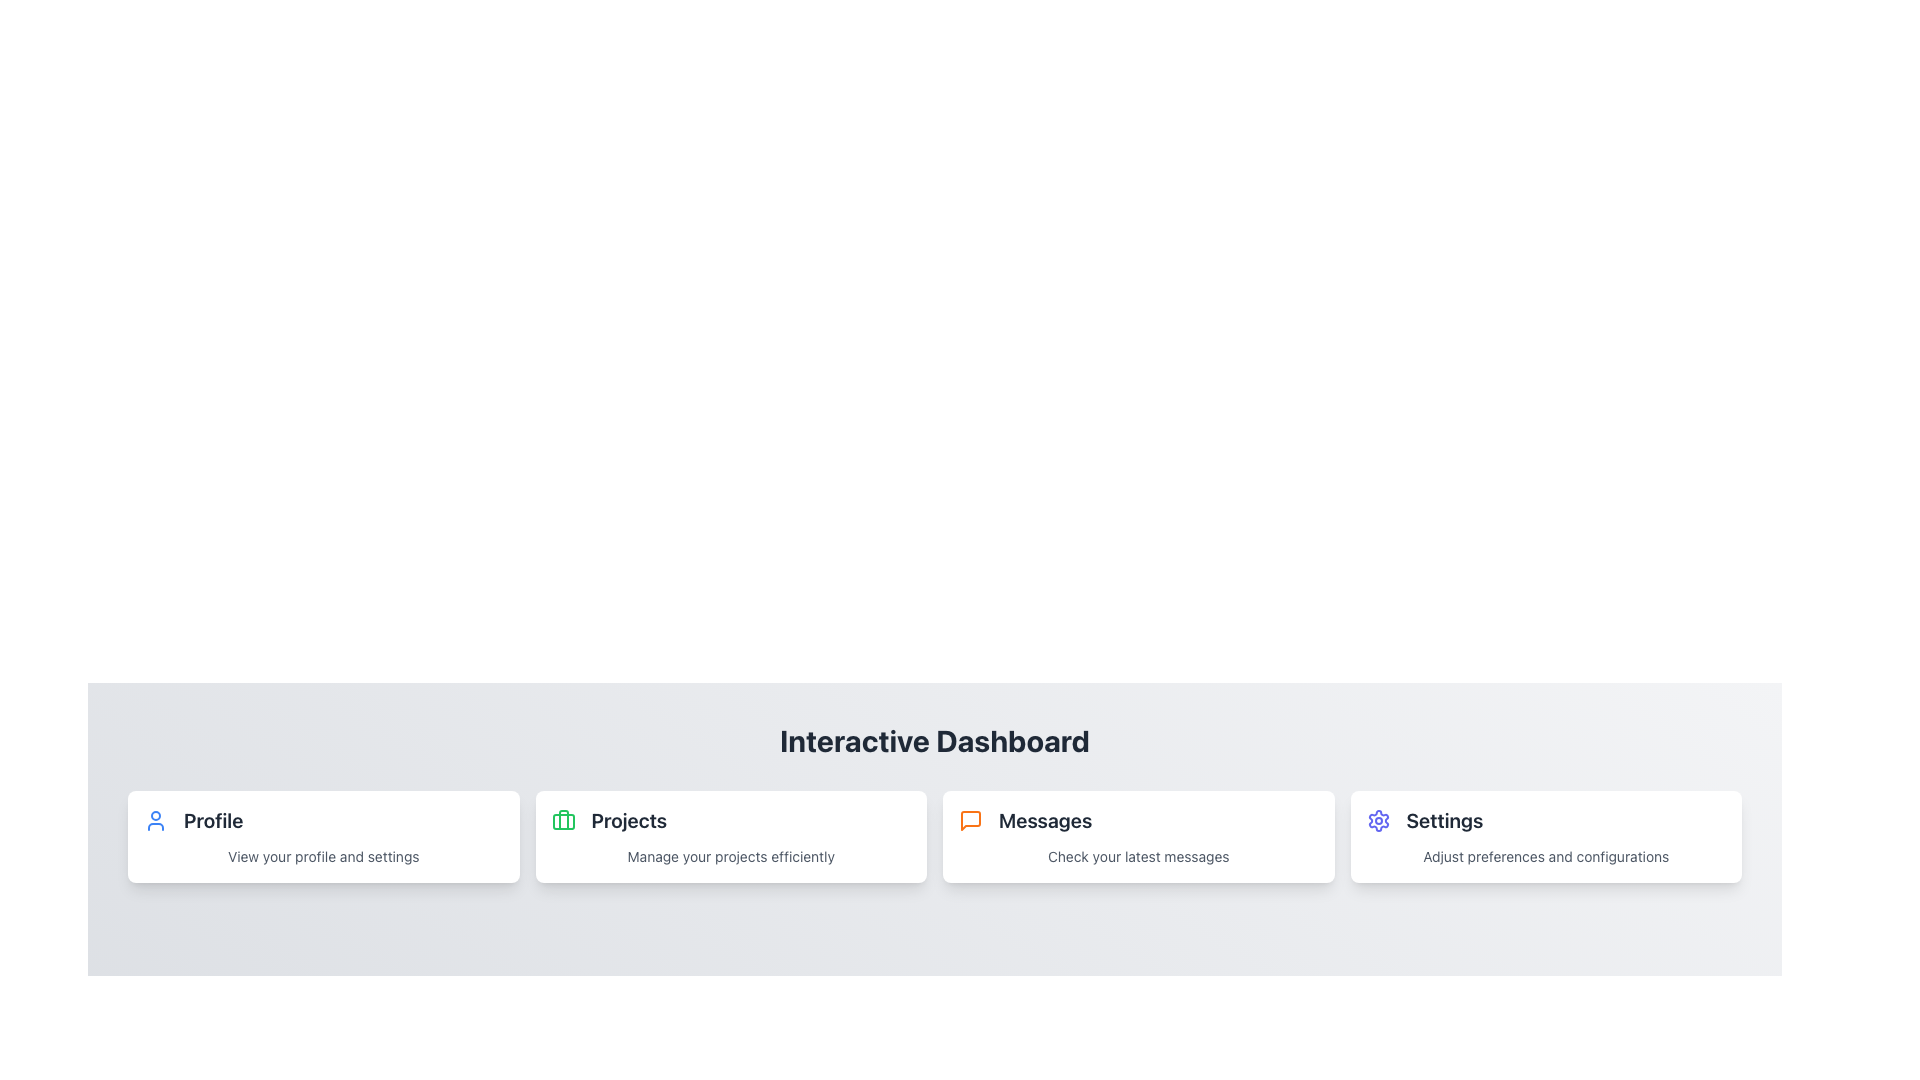  I want to click on the small descriptive text label providing guidance for the 'Settings' card, located at the bottom of the card immediately below the 'Settings' heading, so click(1545, 855).